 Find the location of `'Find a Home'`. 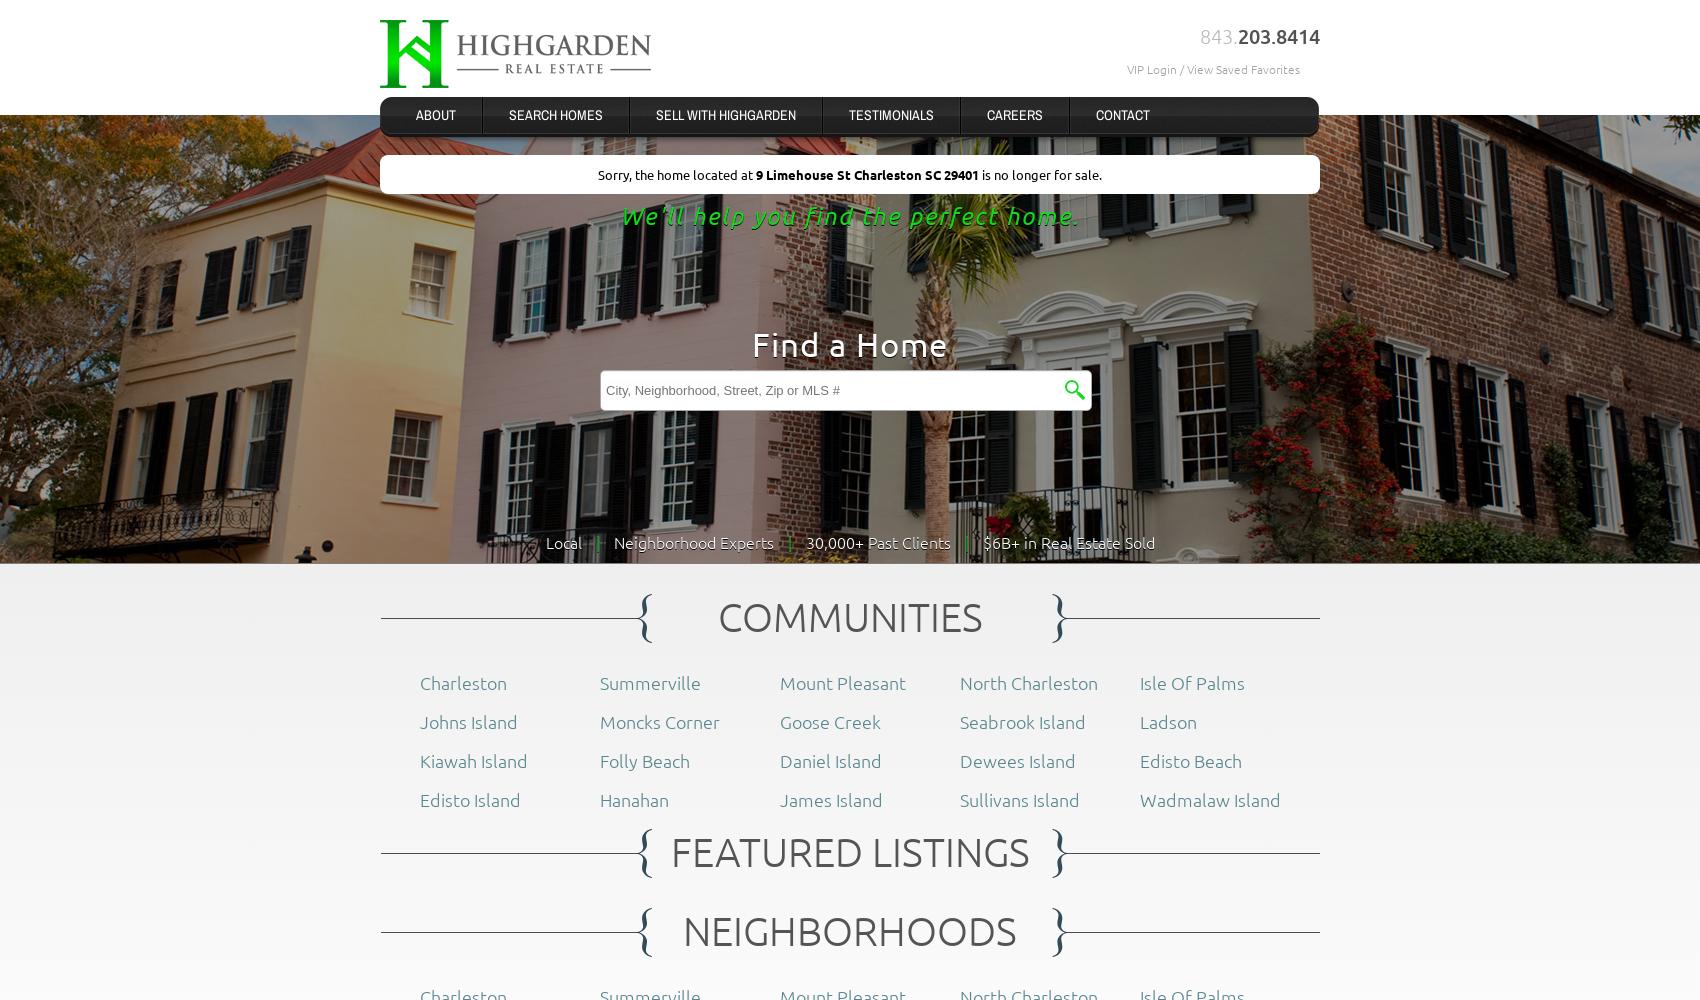

'Find a Home' is located at coordinates (751, 342).